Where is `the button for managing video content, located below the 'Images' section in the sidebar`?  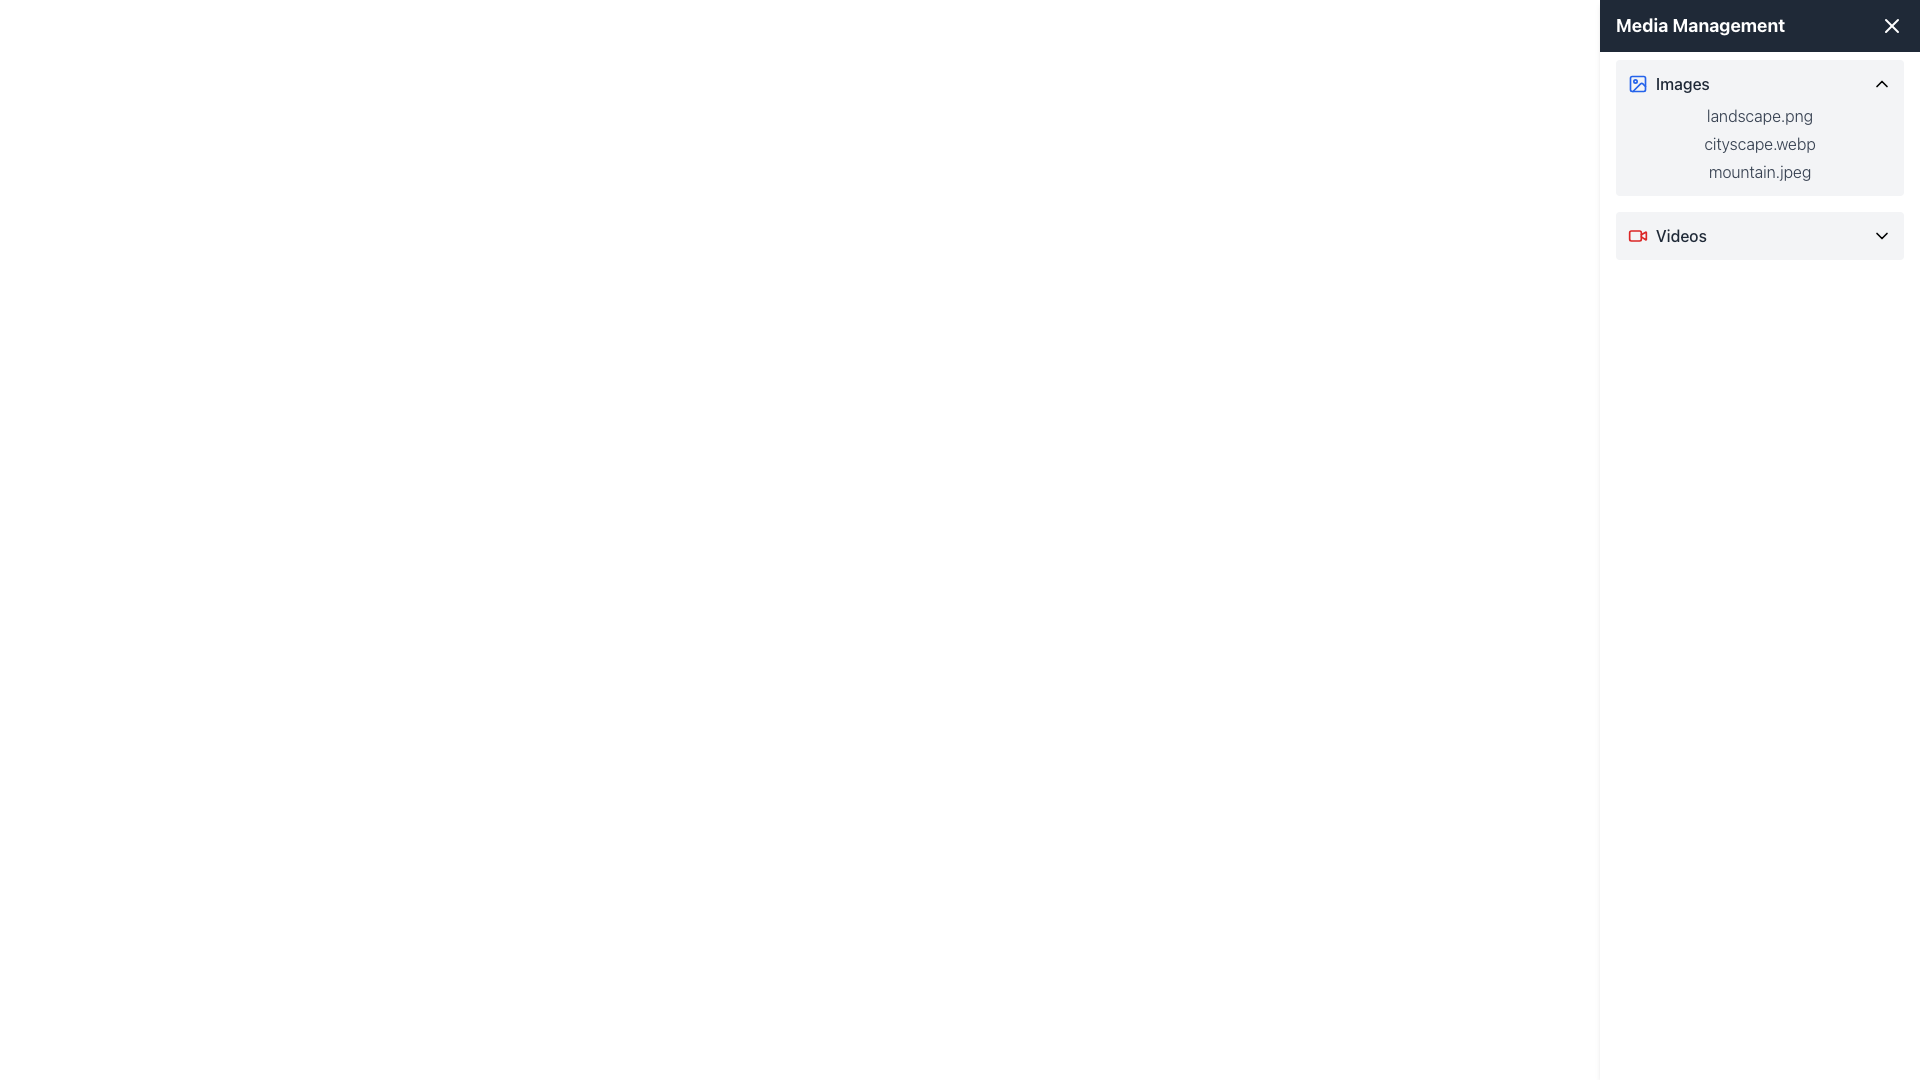 the button for managing video content, located below the 'Images' section in the sidebar is located at coordinates (1760, 234).